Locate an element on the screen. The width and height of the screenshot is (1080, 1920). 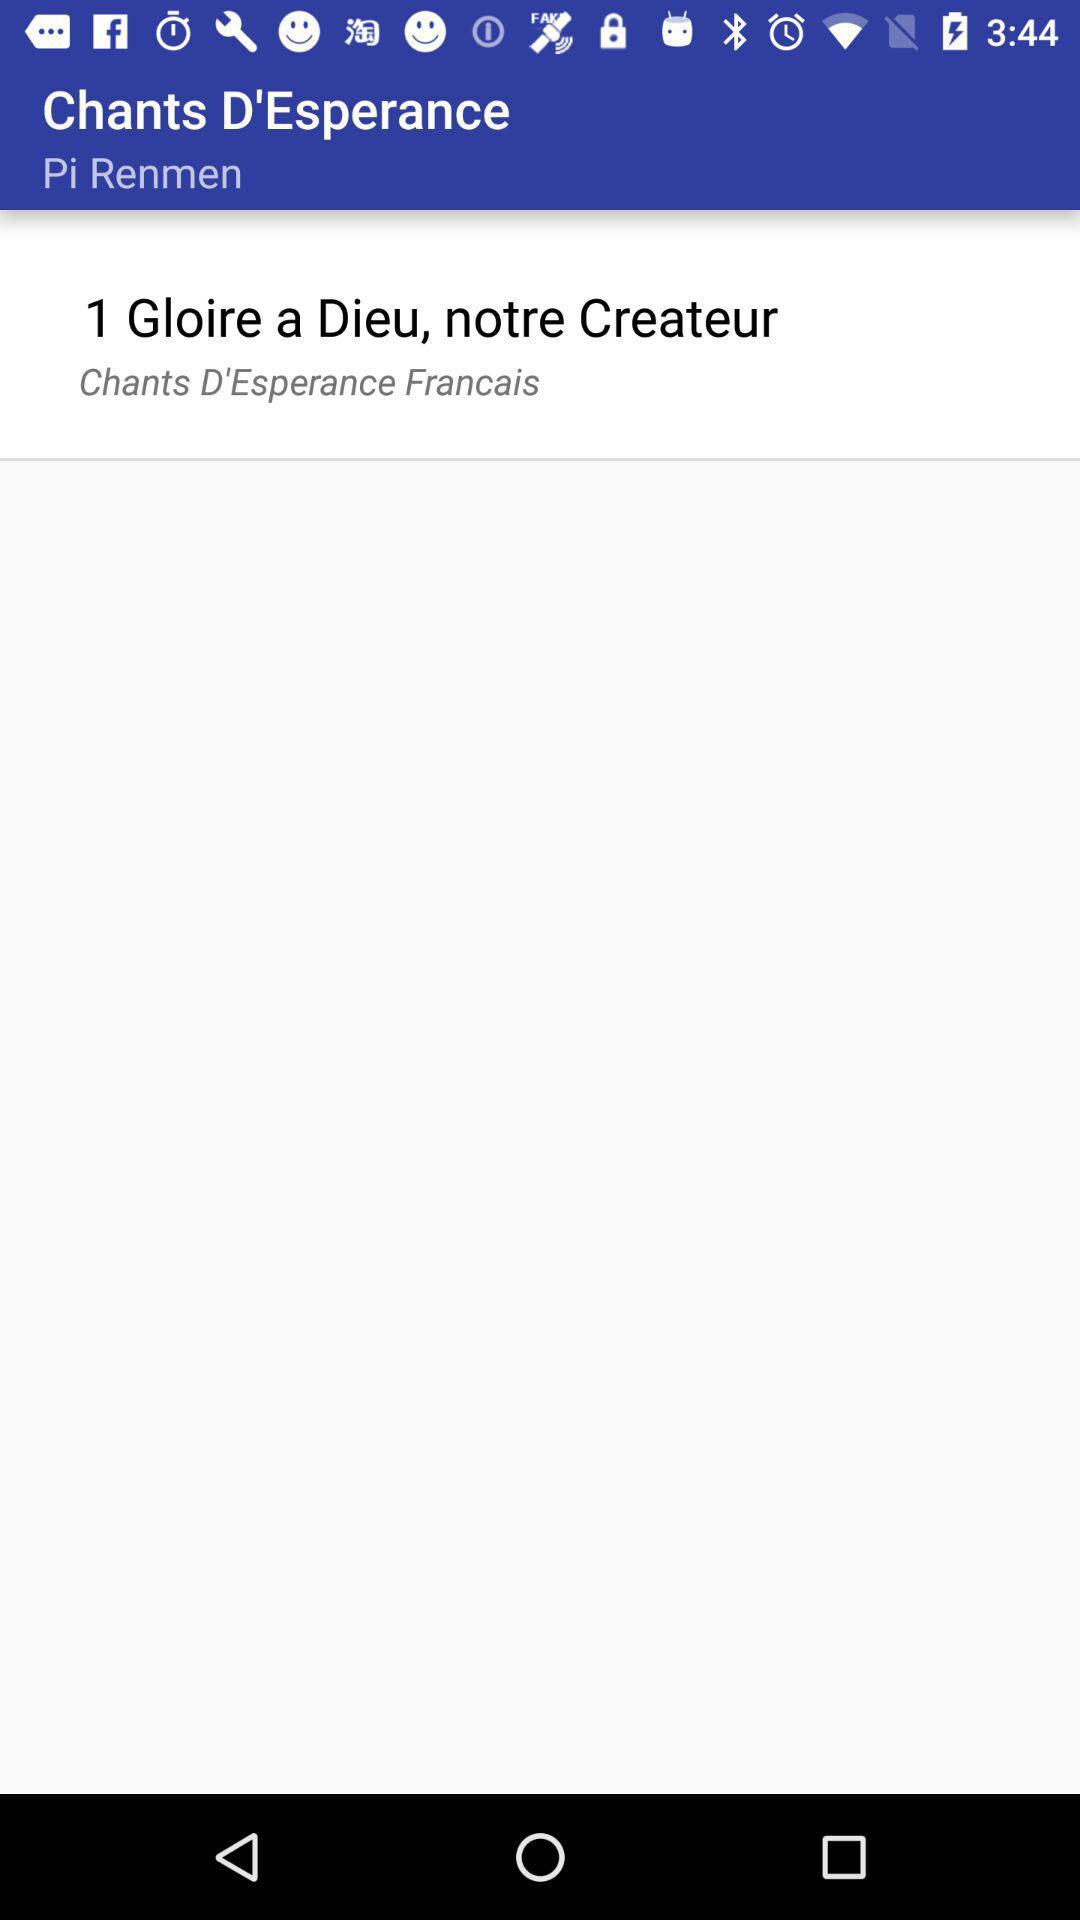
item below pi renmen icon is located at coordinates (430, 315).